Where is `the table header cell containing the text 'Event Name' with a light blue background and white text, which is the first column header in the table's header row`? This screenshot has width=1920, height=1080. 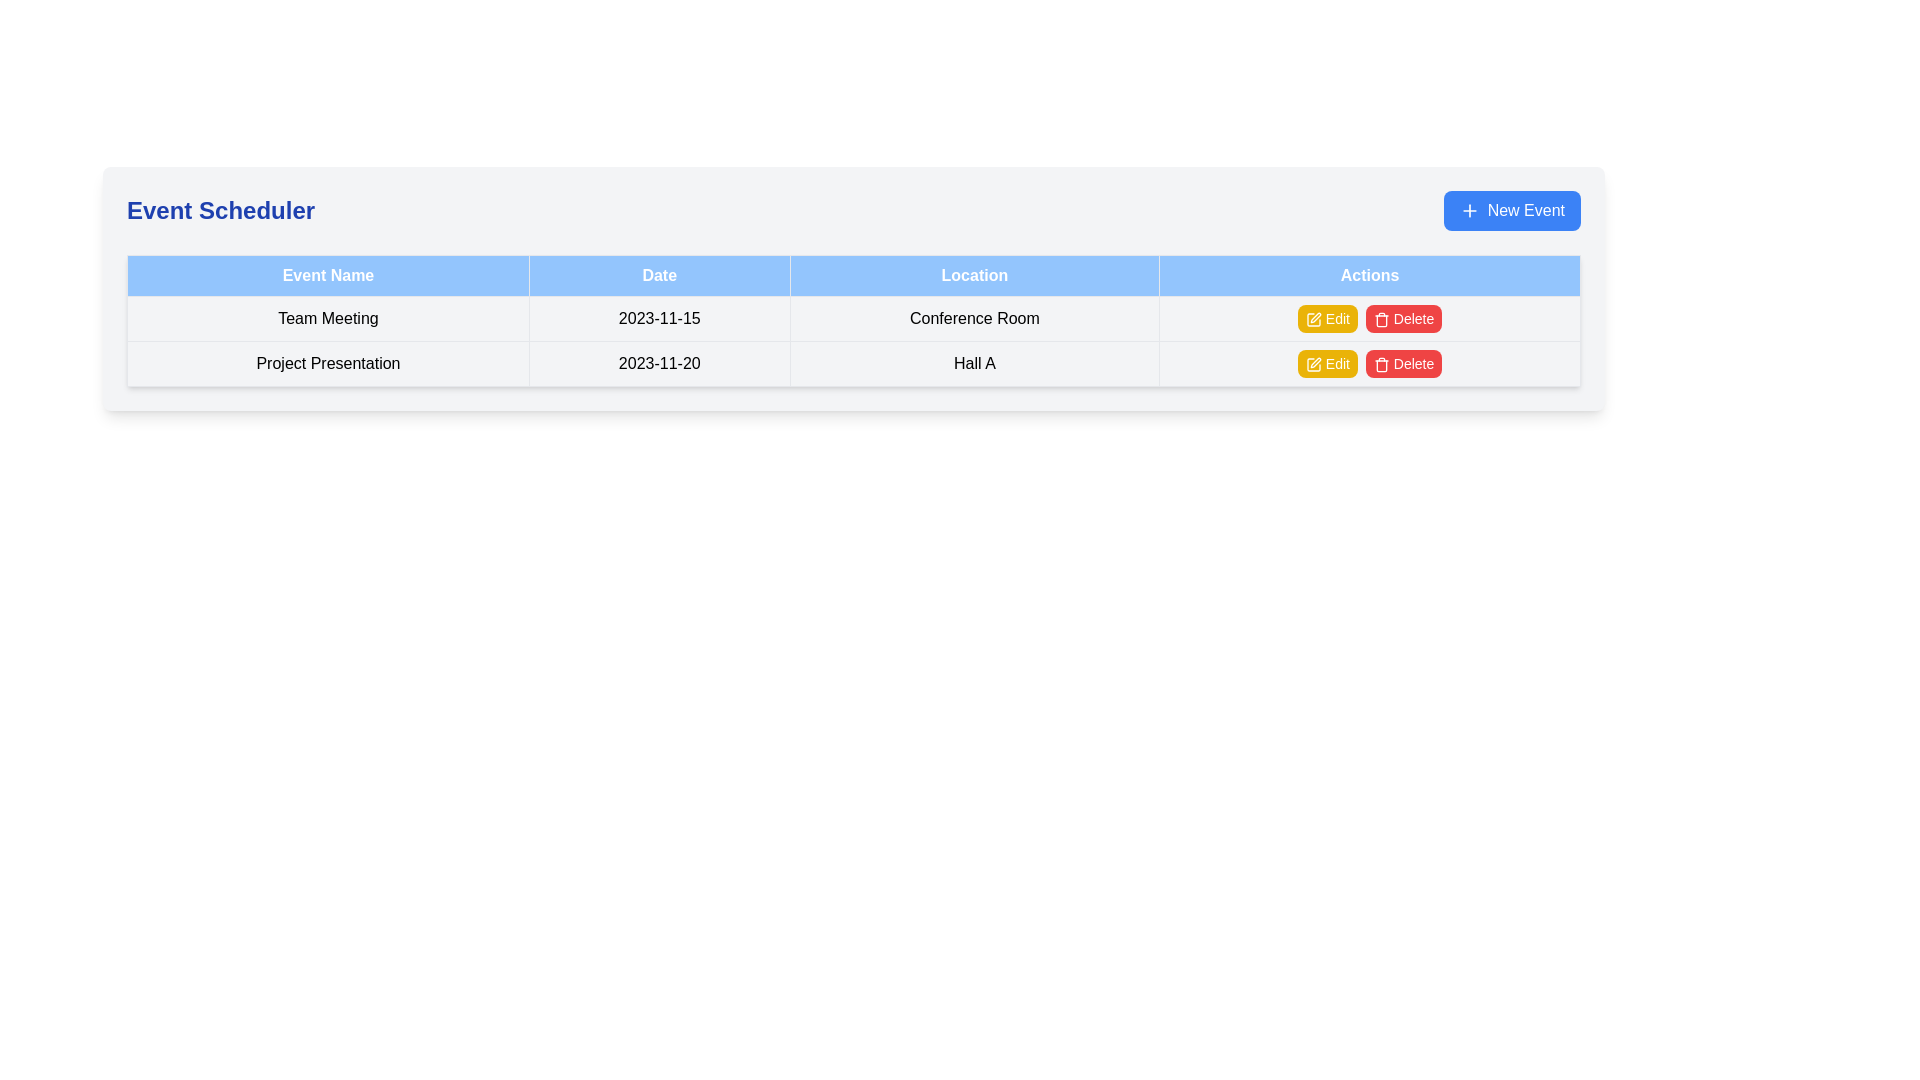 the table header cell containing the text 'Event Name' with a light blue background and white text, which is the first column header in the table's header row is located at coordinates (328, 276).